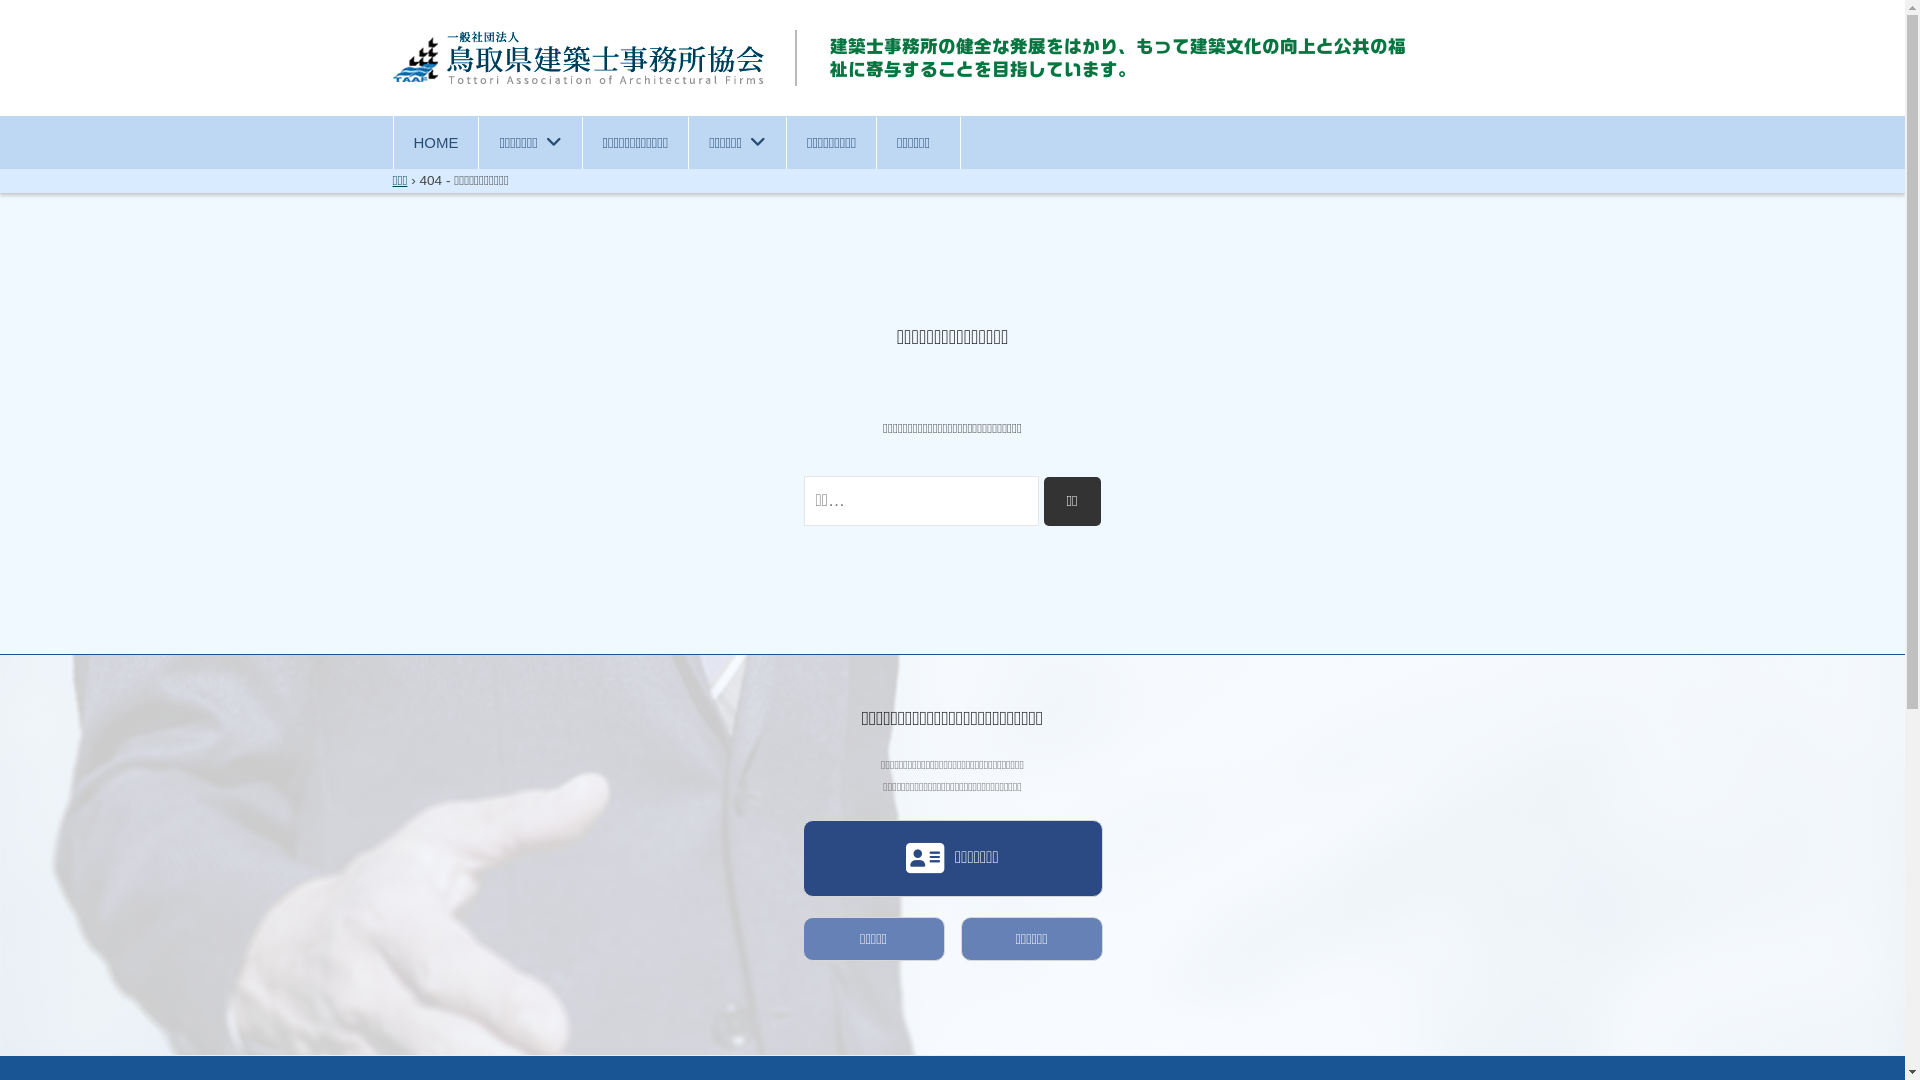 This screenshot has height=1080, width=1920. What do you see at coordinates (393, 141) in the screenshot?
I see `'HOME'` at bounding box center [393, 141].